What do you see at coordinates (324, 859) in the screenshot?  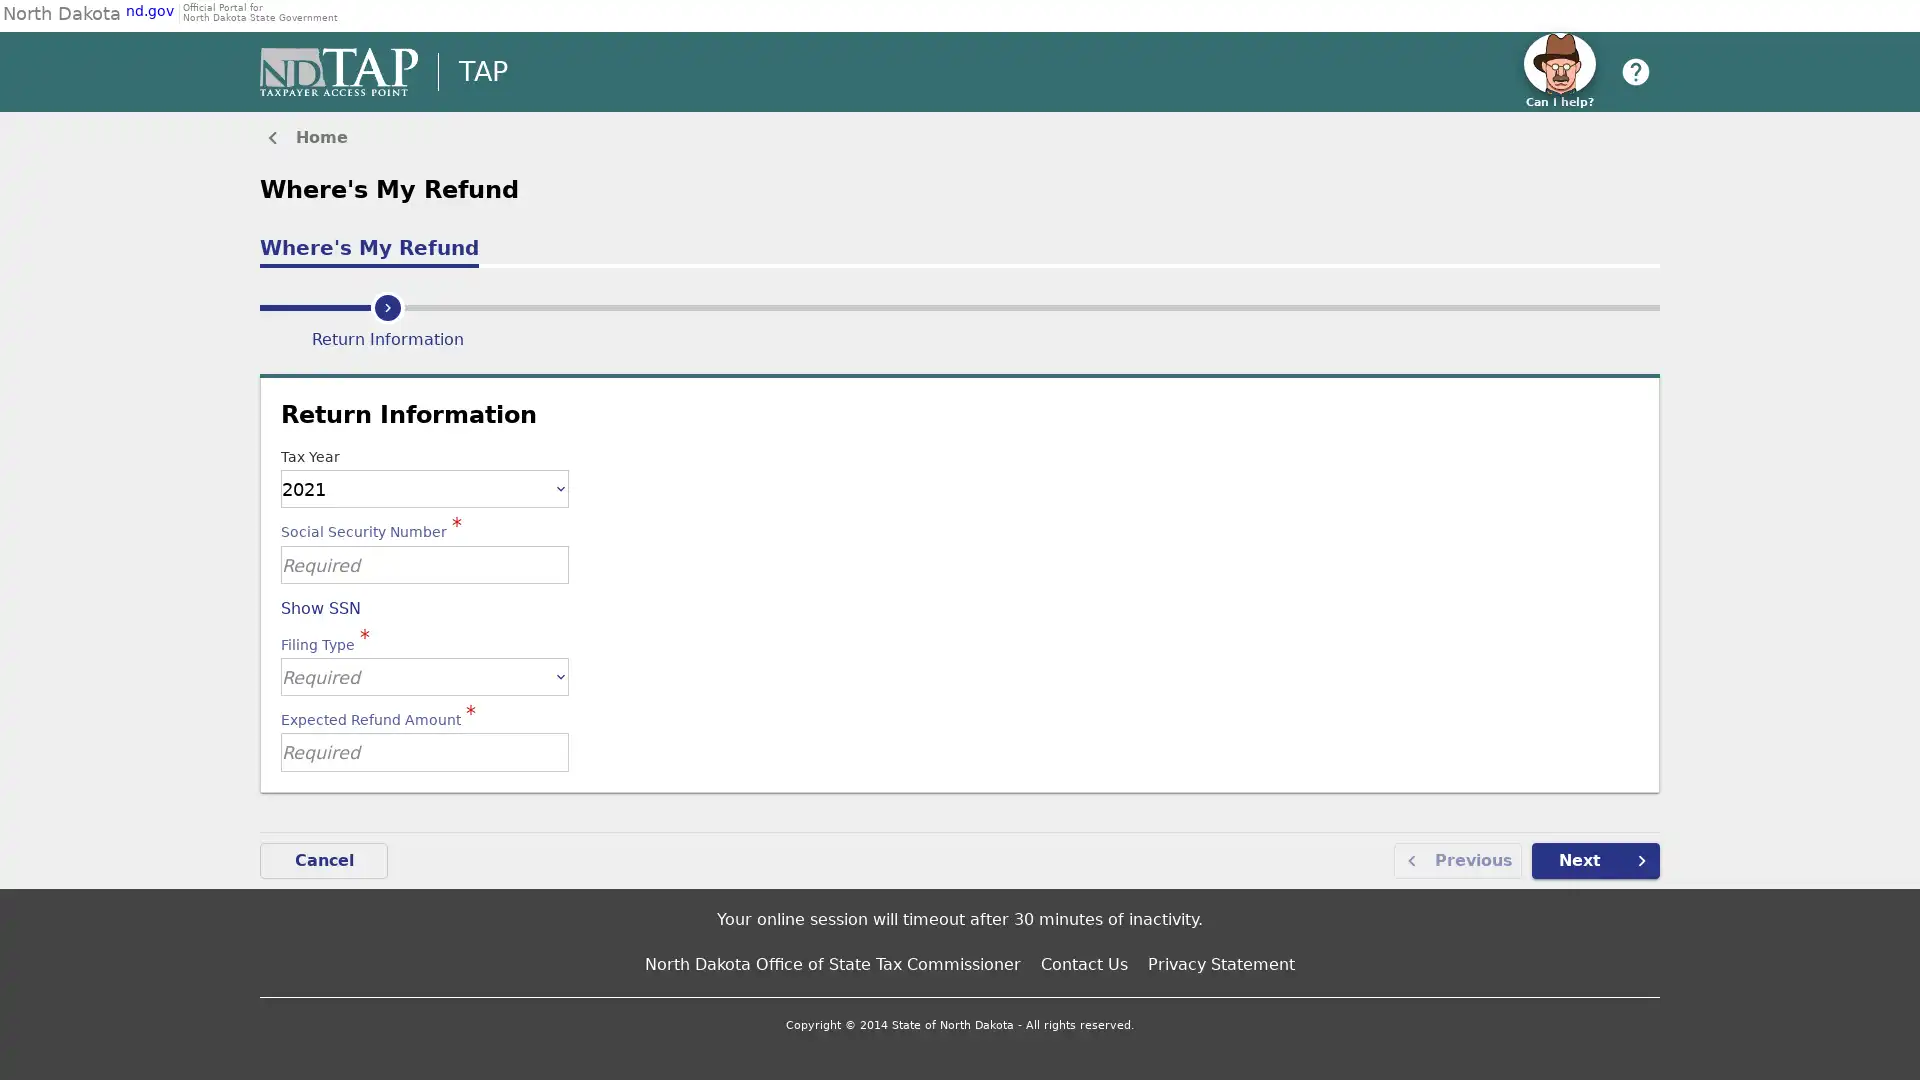 I see `Cancel` at bounding box center [324, 859].